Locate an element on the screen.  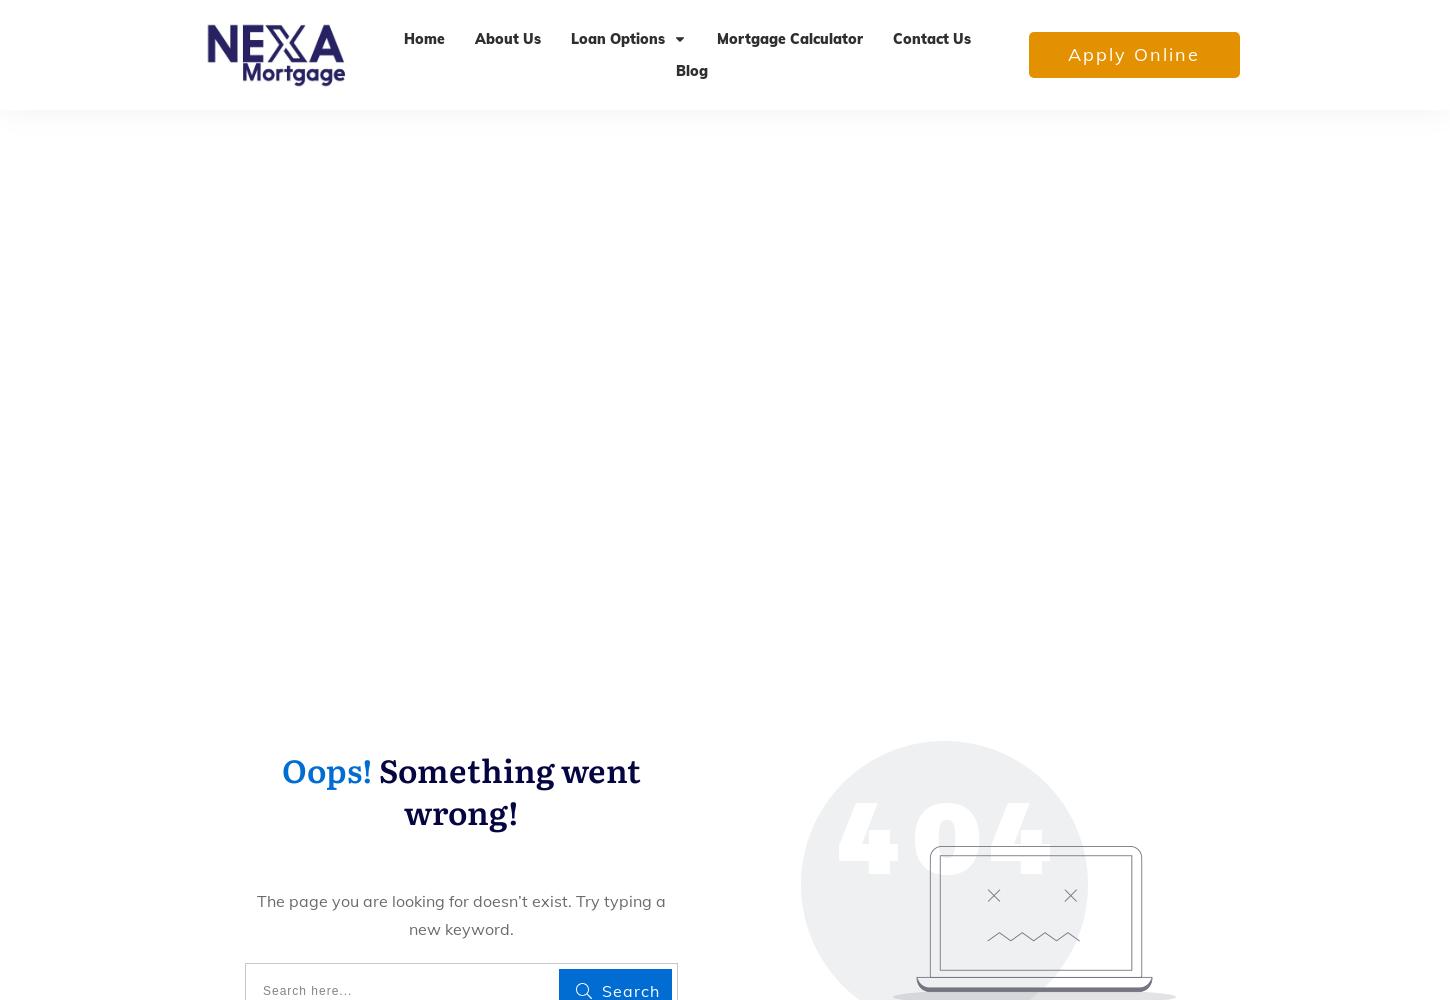
'Apply Online' is located at coordinates (1133, 54).